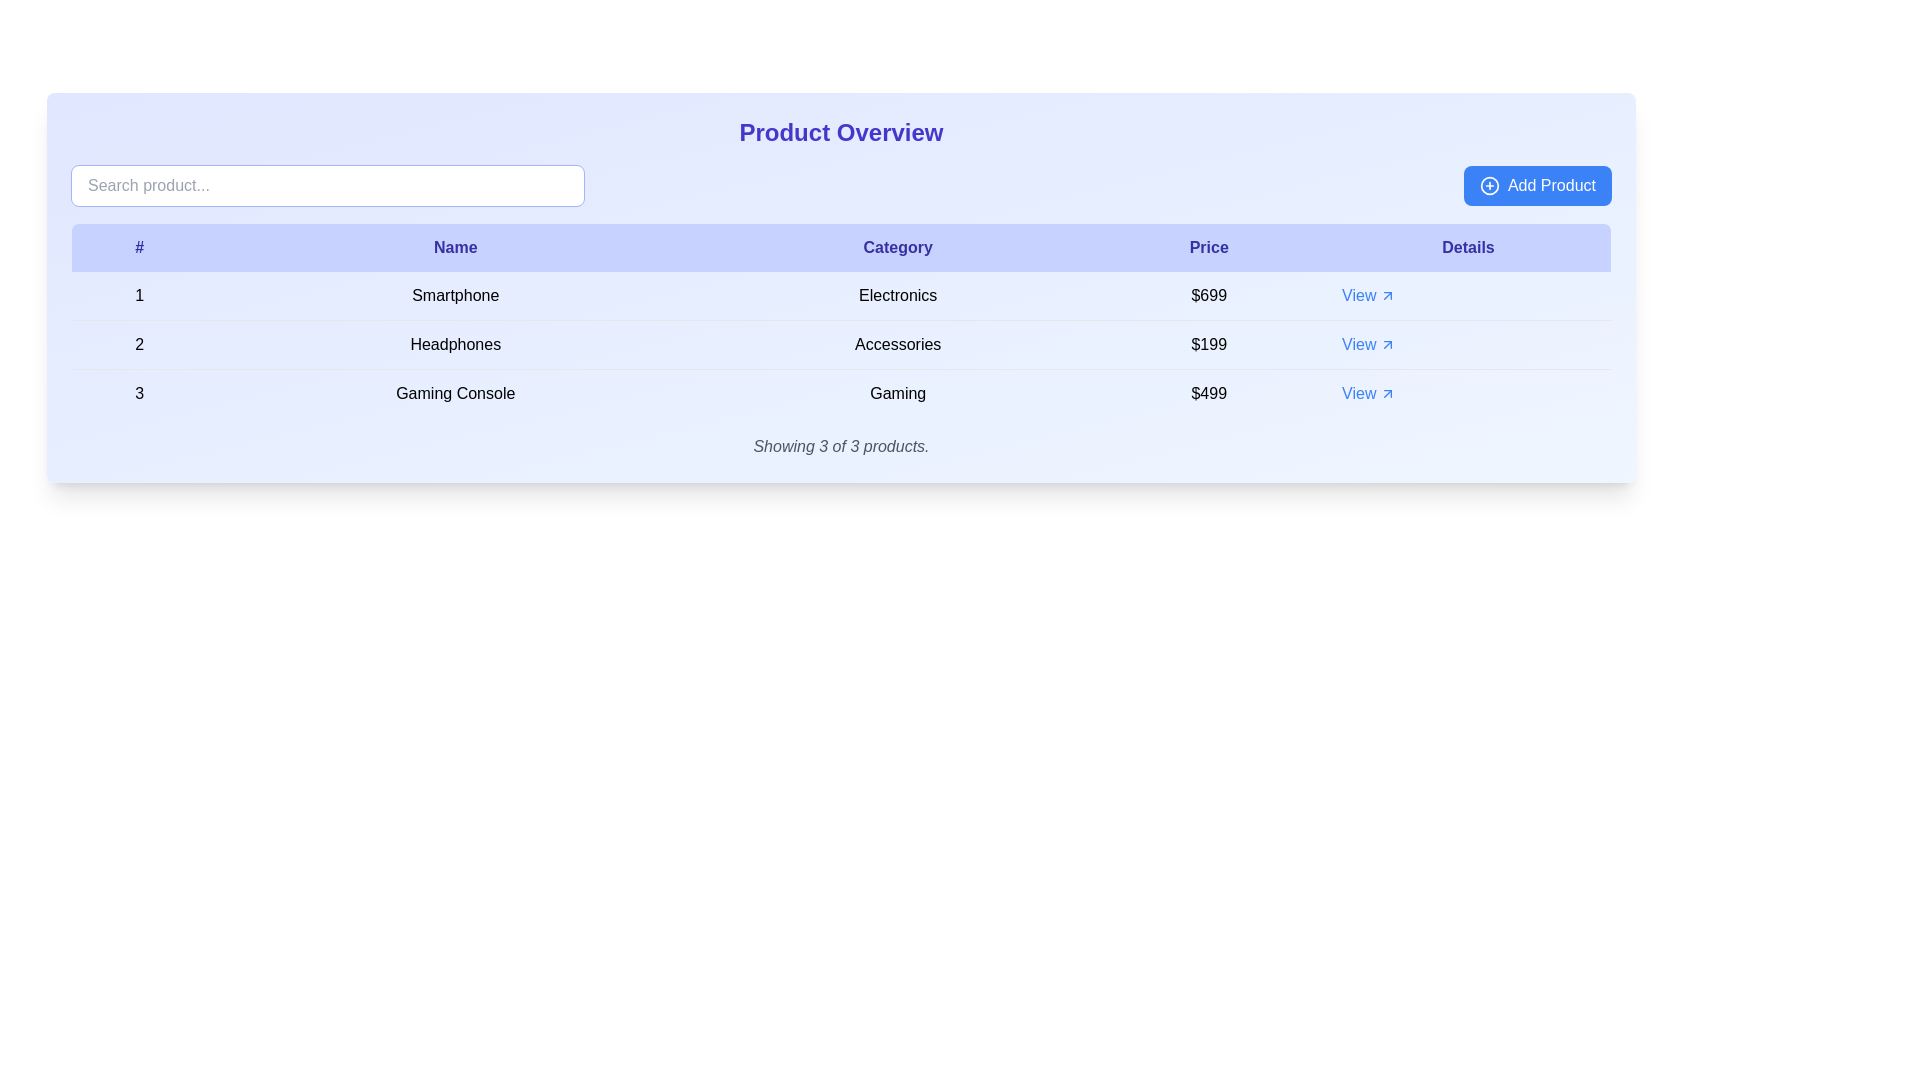 Image resolution: width=1920 pixels, height=1080 pixels. I want to click on the hyperlink labeled 'View' in the 'Details' column of the third row of the table, so click(1368, 393).